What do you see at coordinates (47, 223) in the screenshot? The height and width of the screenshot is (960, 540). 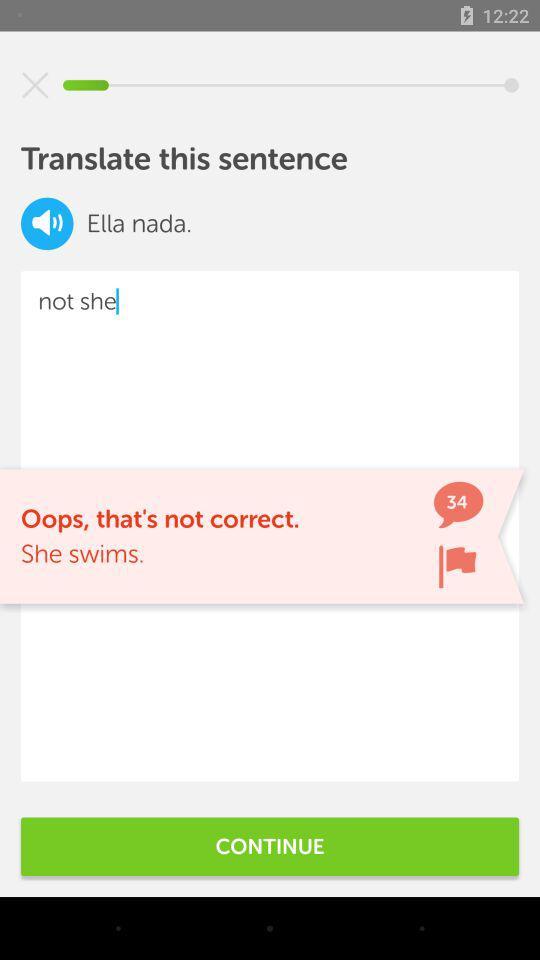 I see `the volume icon` at bounding box center [47, 223].